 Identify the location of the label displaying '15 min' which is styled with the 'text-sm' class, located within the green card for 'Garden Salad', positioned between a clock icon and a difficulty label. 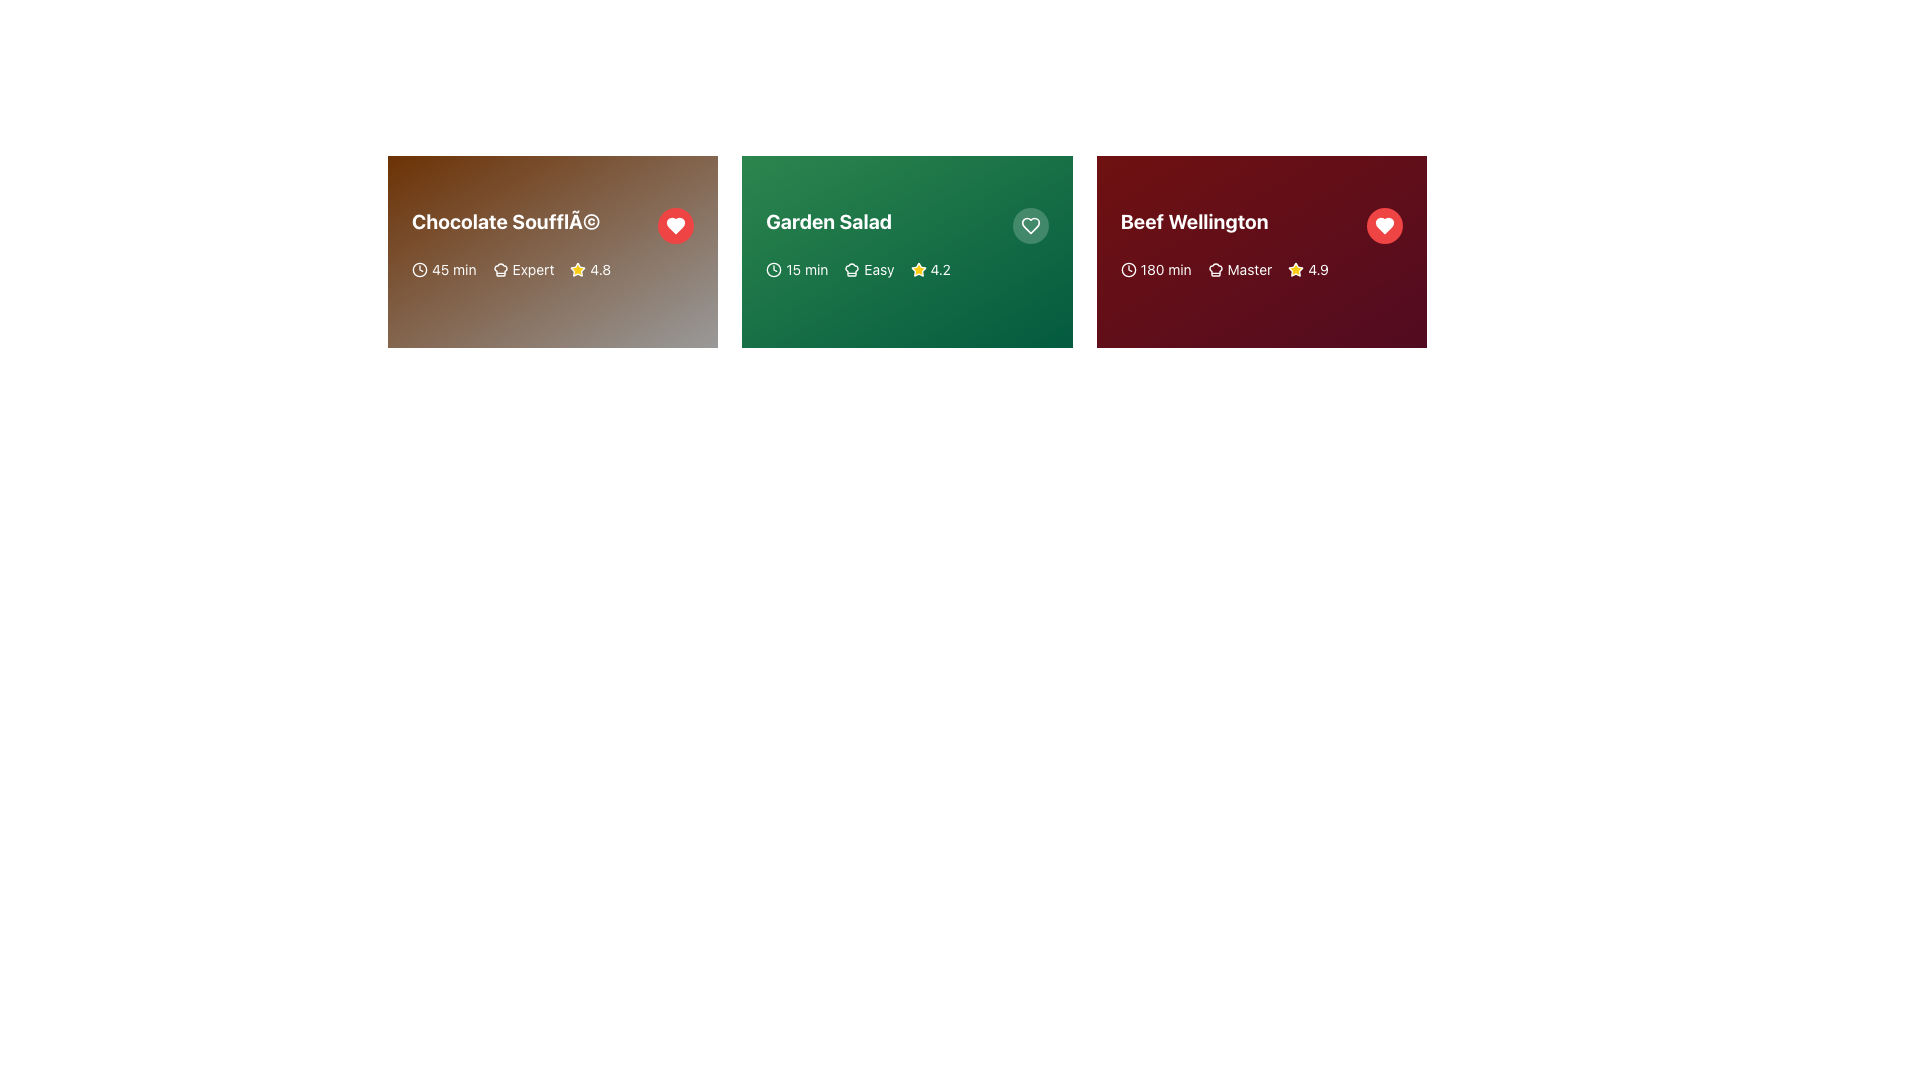
(807, 270).